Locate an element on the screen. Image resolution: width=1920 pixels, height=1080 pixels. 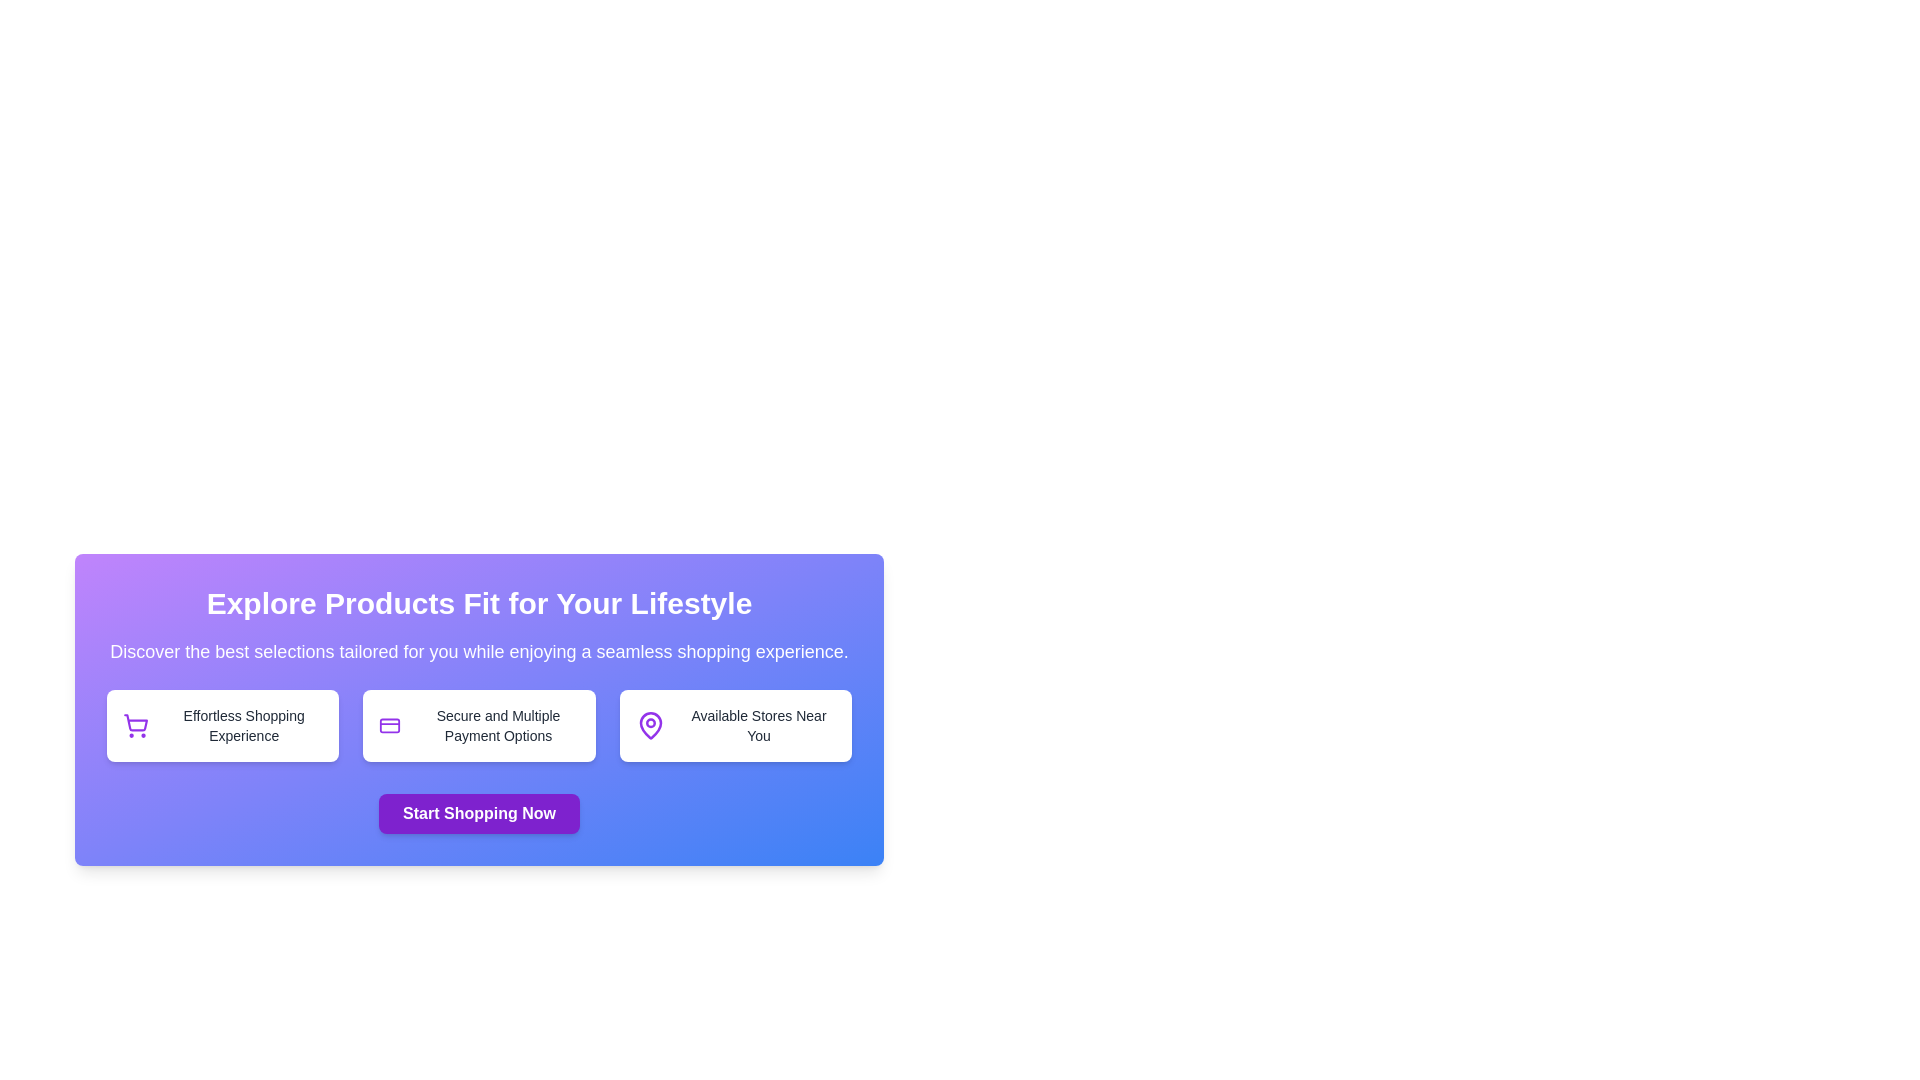
the shopping button located at the bottom center of the introductory block is located at coordinates (478, 813).